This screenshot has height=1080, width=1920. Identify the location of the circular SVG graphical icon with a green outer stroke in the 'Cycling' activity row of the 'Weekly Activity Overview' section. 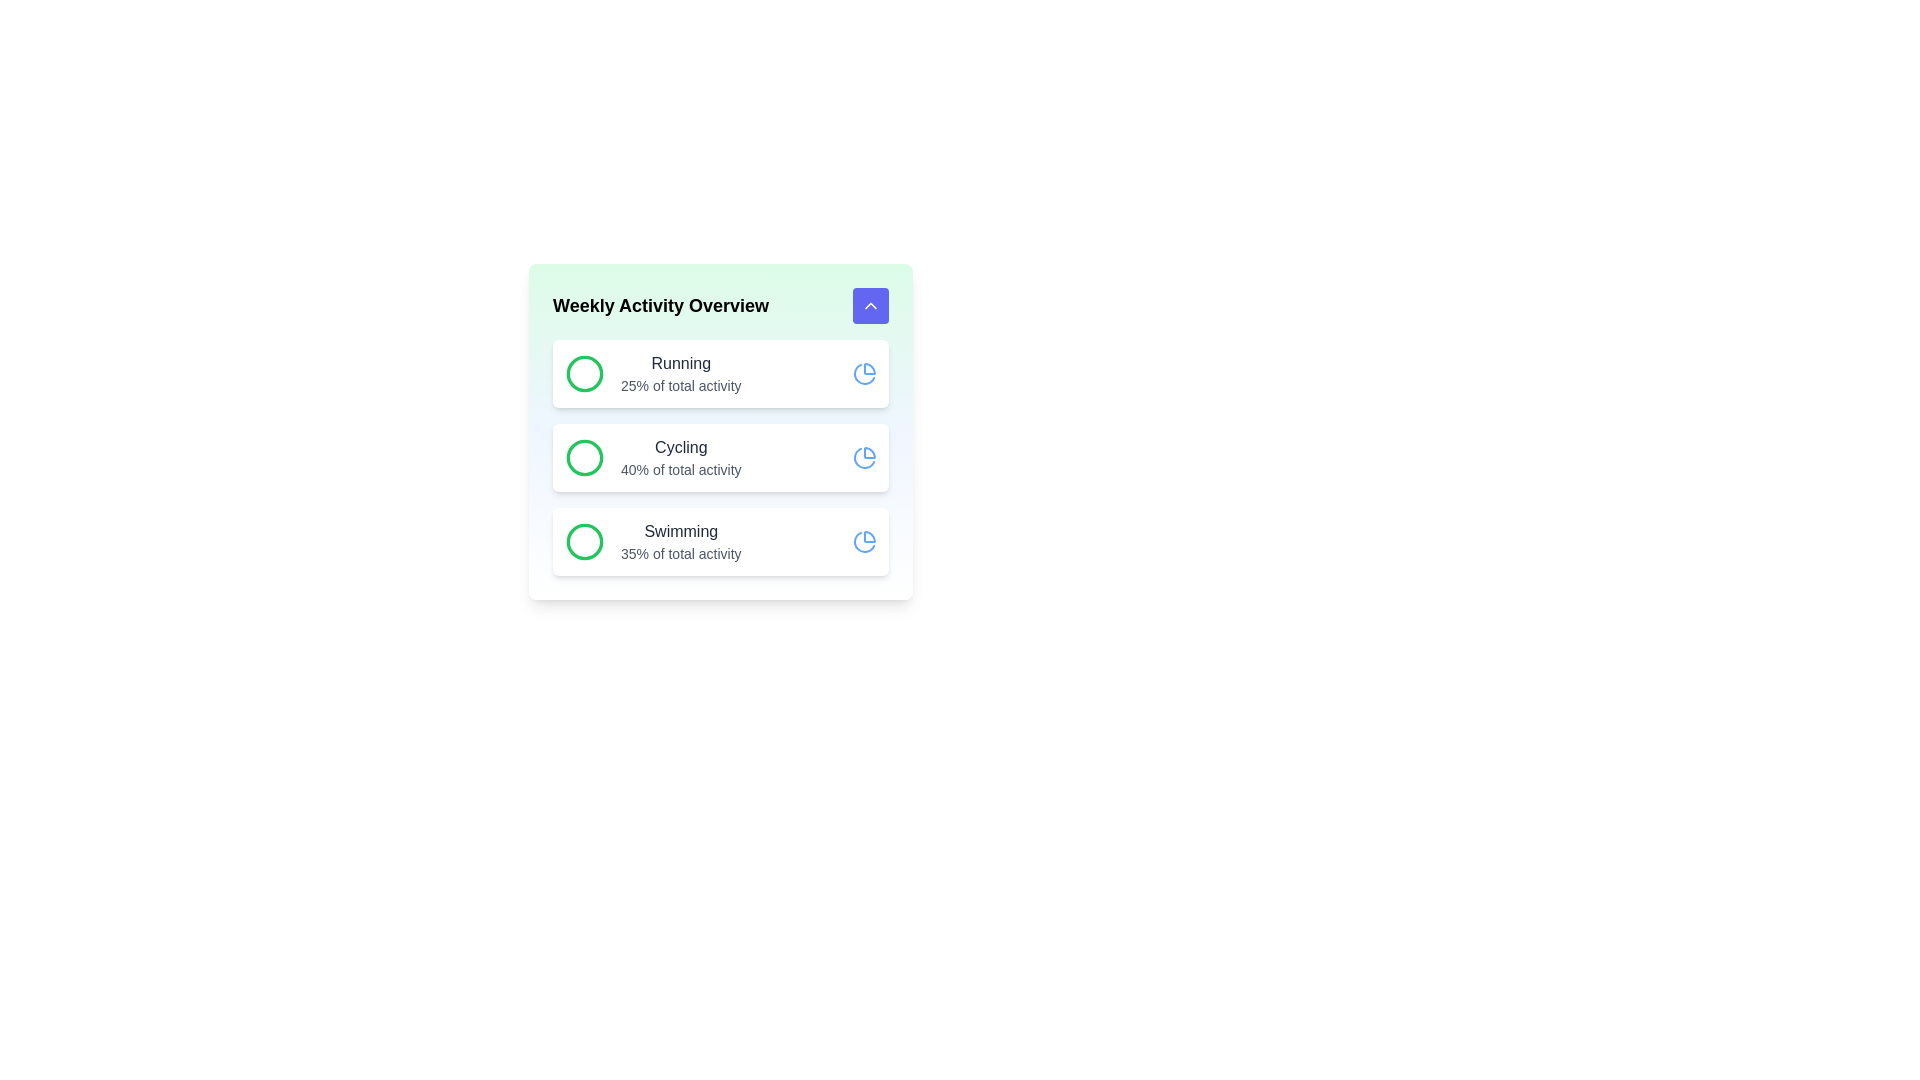
(584, 458).